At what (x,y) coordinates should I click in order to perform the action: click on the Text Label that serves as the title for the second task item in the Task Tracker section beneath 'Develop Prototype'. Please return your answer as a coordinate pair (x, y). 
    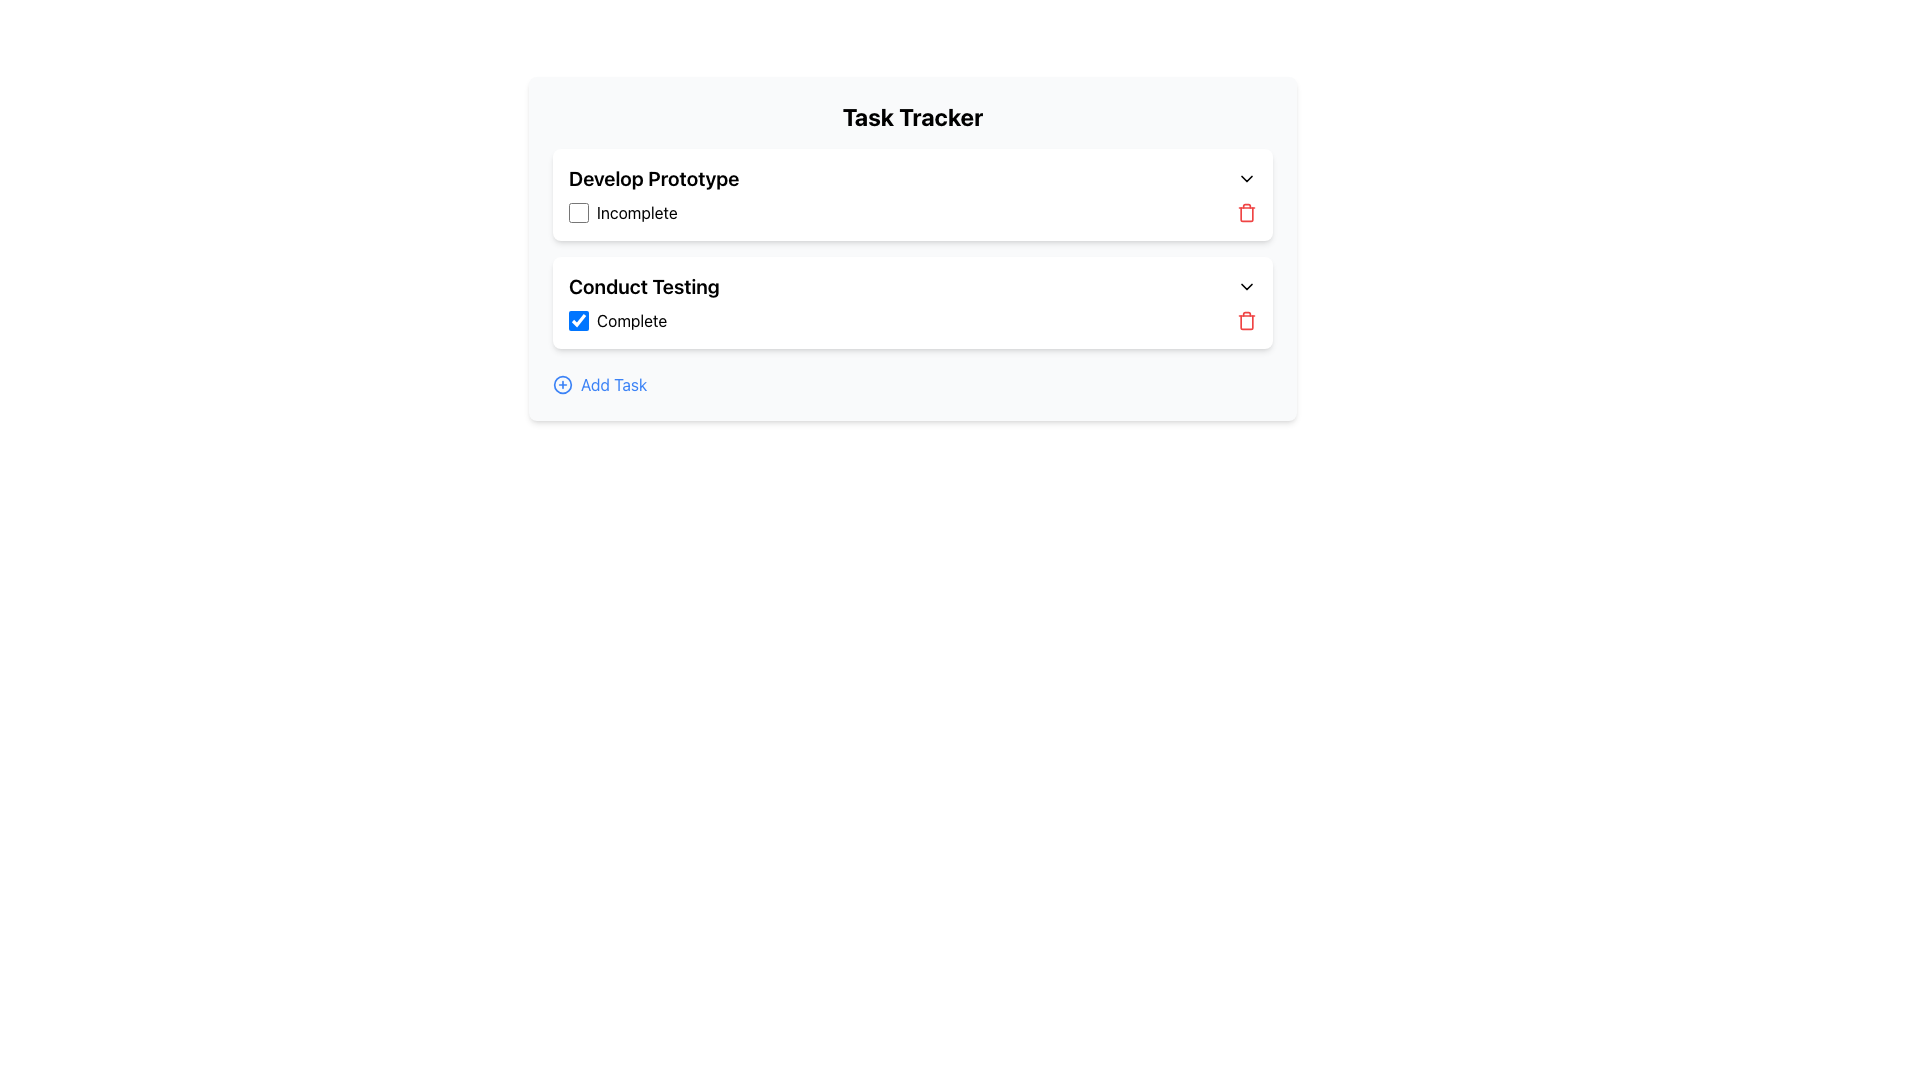
    Looking at the image, I should click on (644, 286).